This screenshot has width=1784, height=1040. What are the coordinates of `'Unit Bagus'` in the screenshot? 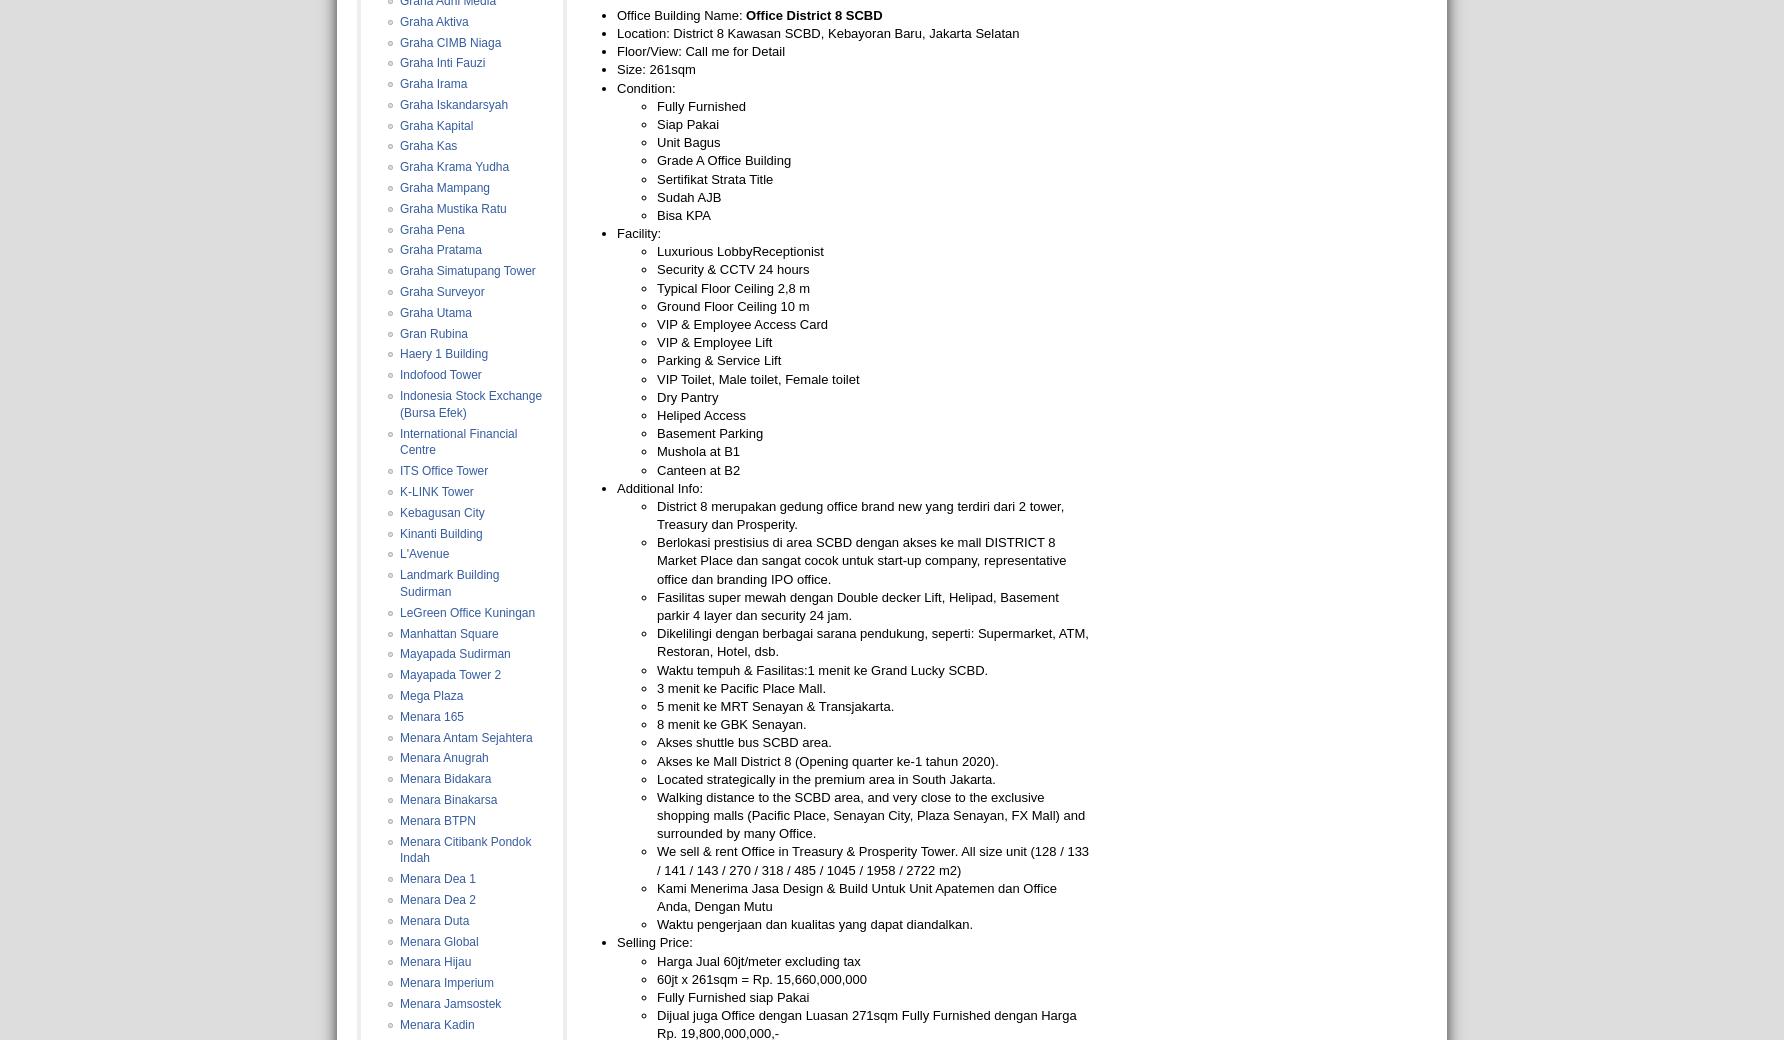 It's located at (688, 142).